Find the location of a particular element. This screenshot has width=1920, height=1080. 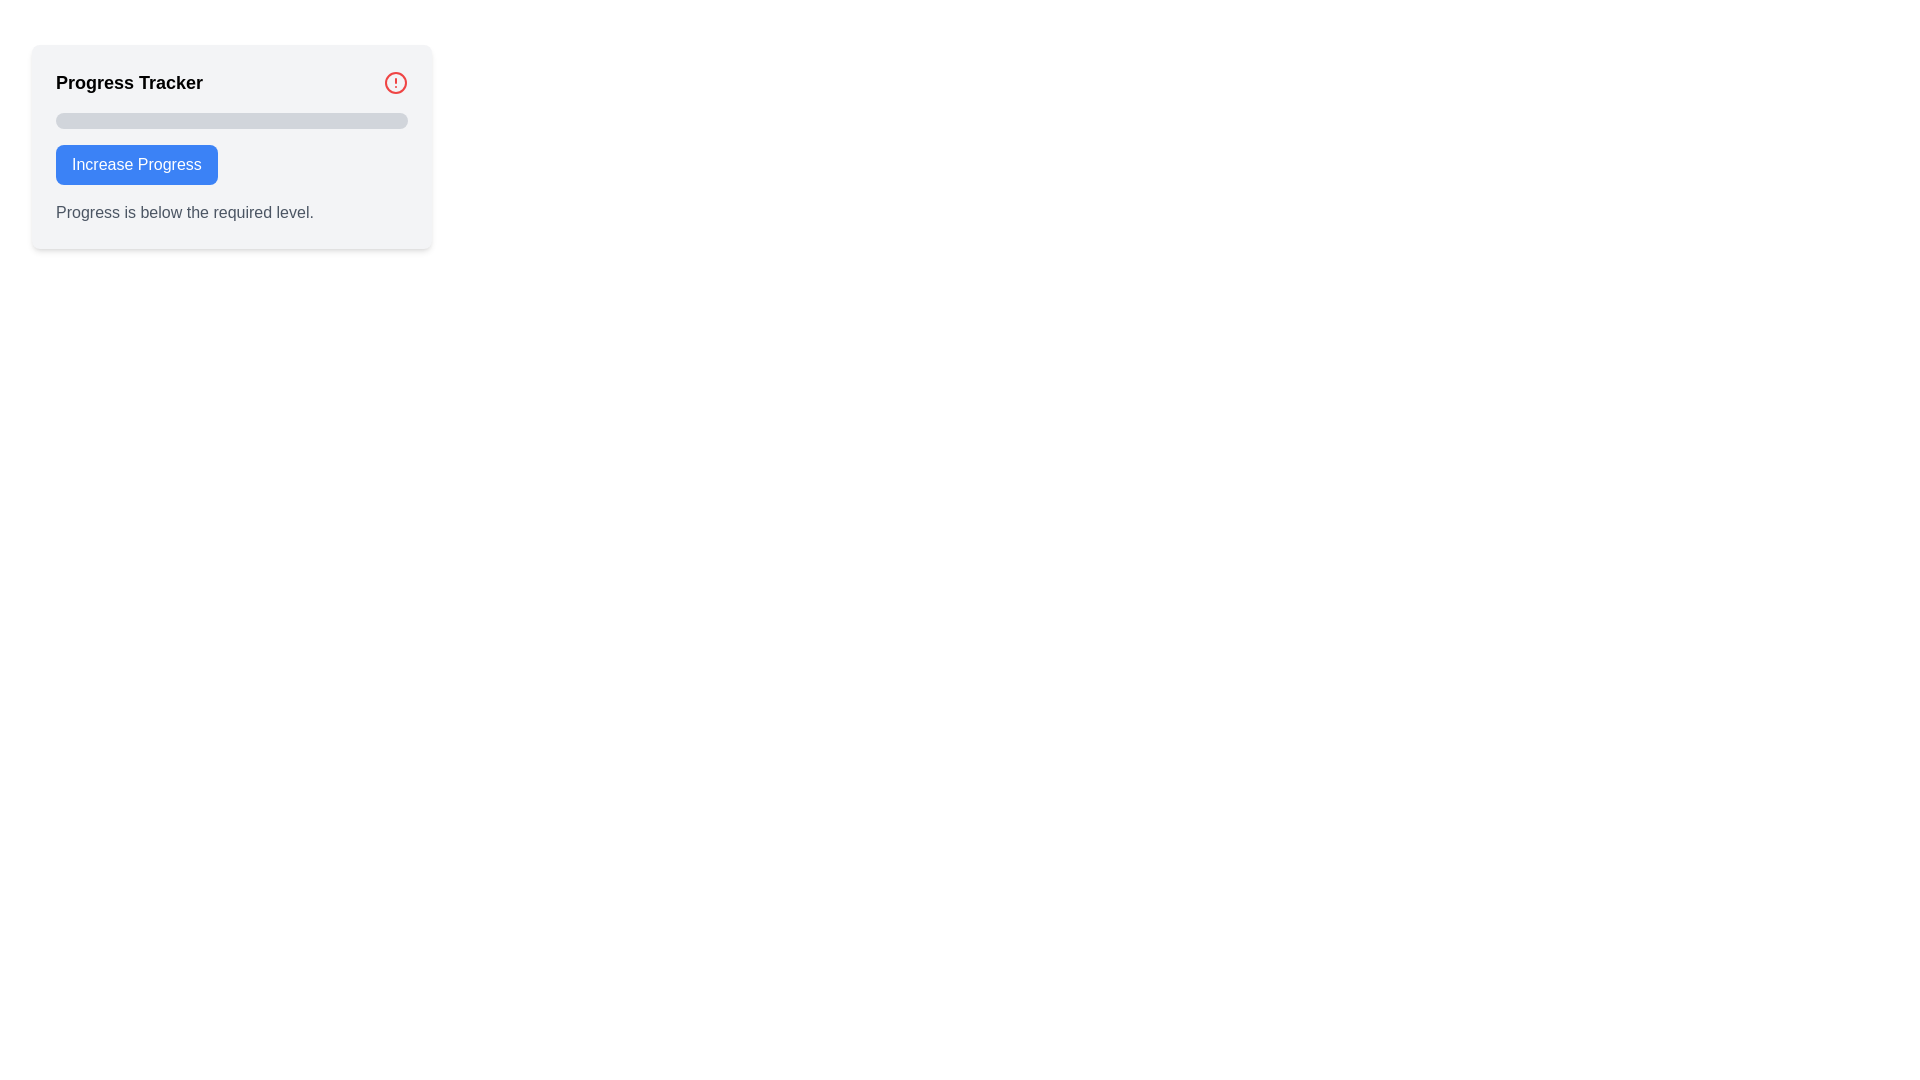

the Text Label indicating the progress level does not meet the required threshold, located below the 'Increase Progress' button in the 'Progress Tracker' layout is located at coordinates (184, 212).